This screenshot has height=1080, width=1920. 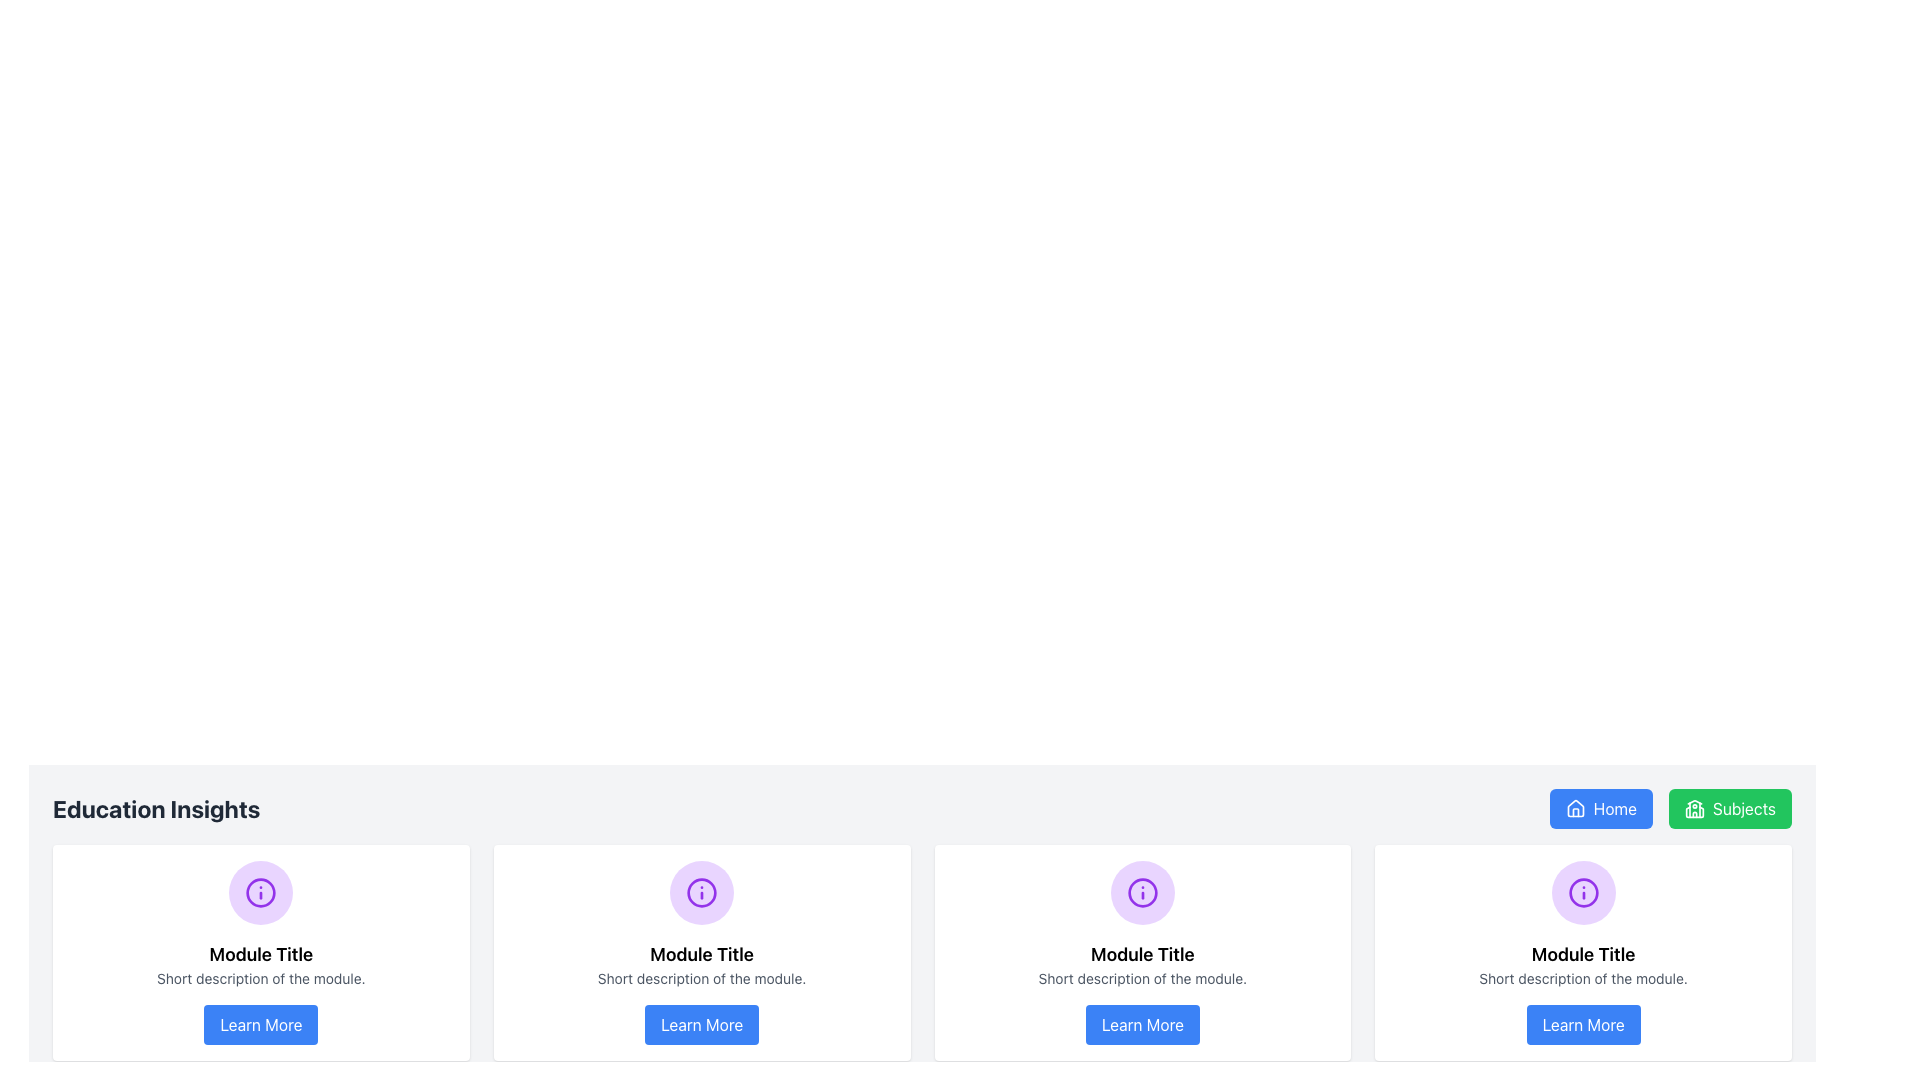 I want to click on the 'Home' button icon located on the right-hand side of the top navigation bar, so click(x=1574, y=808).